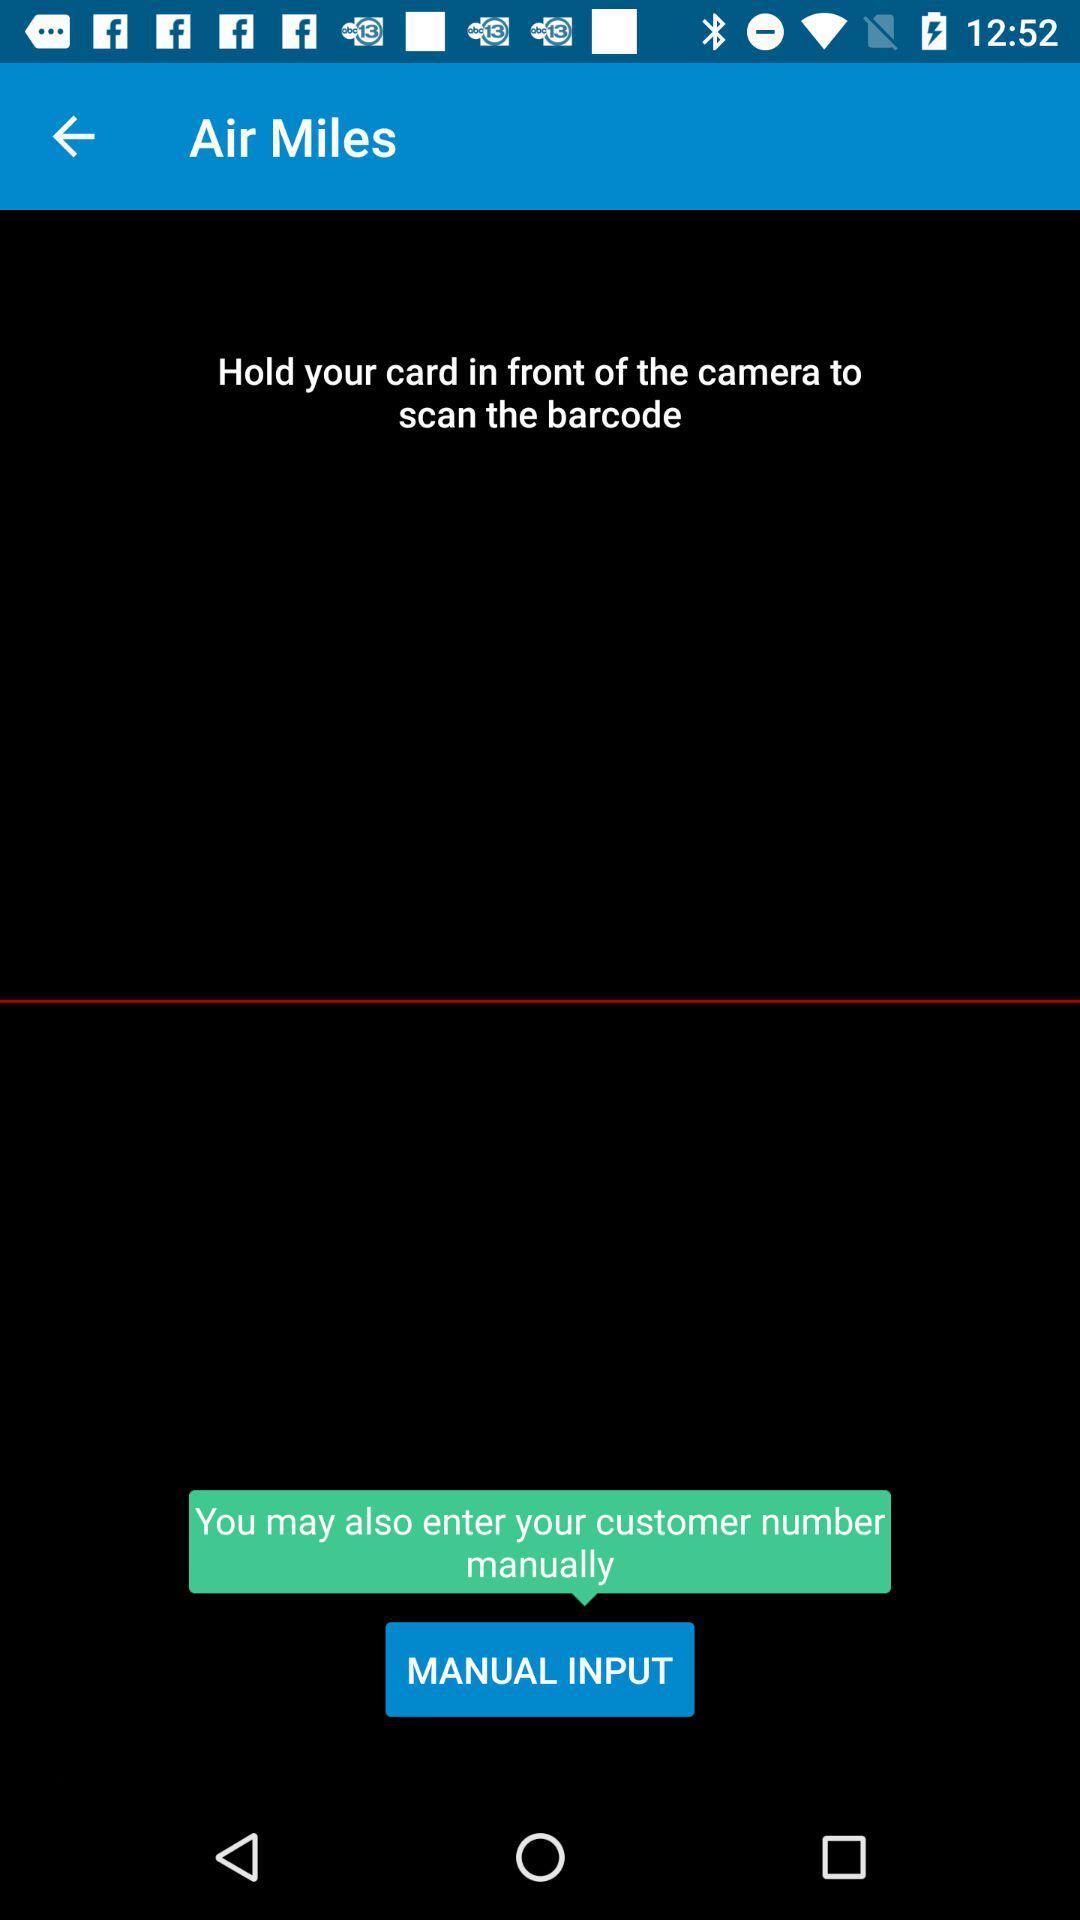 Image resolution: width=1080 pixels, height=1920 pixels. I want to click on item next to air miles icon, so click(72, 135).